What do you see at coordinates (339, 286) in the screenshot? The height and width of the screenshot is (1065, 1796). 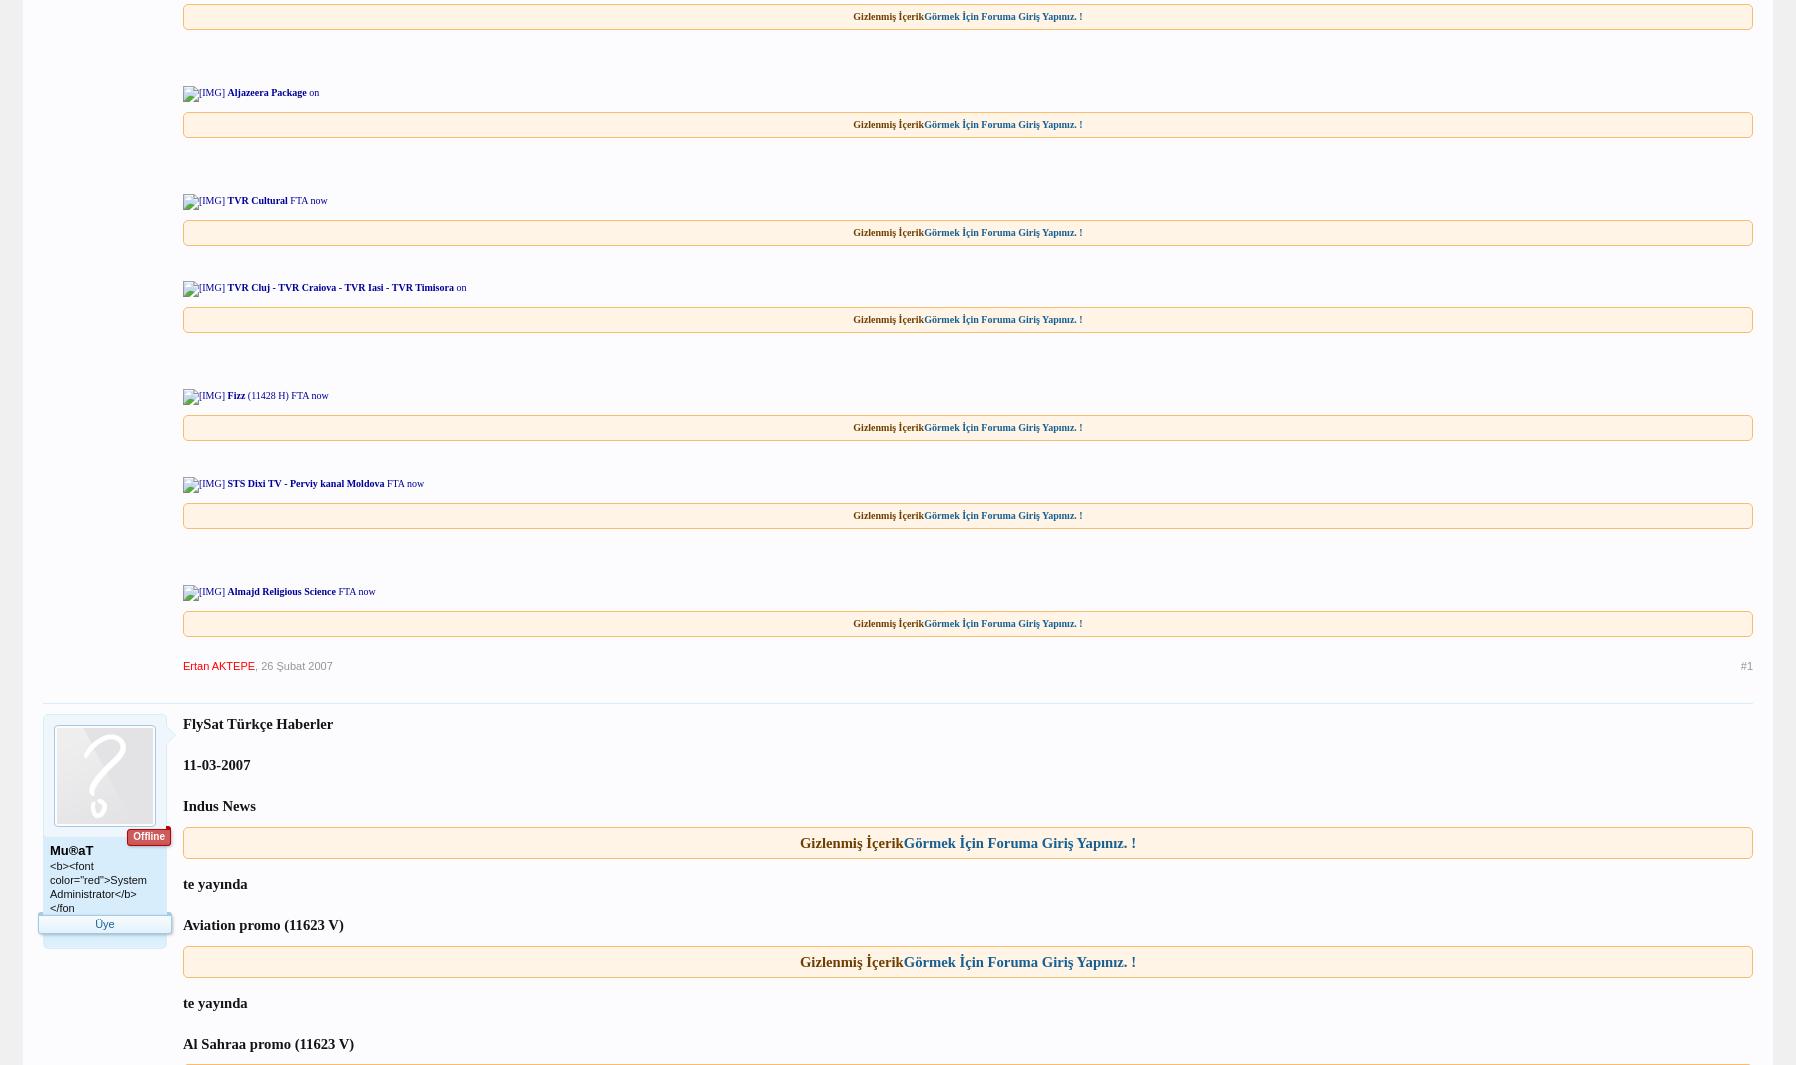 I see `'TVR Cluj - TVR Craiova - TVR Iasi - TVR Timisora'` at bounding box center [339, 286].